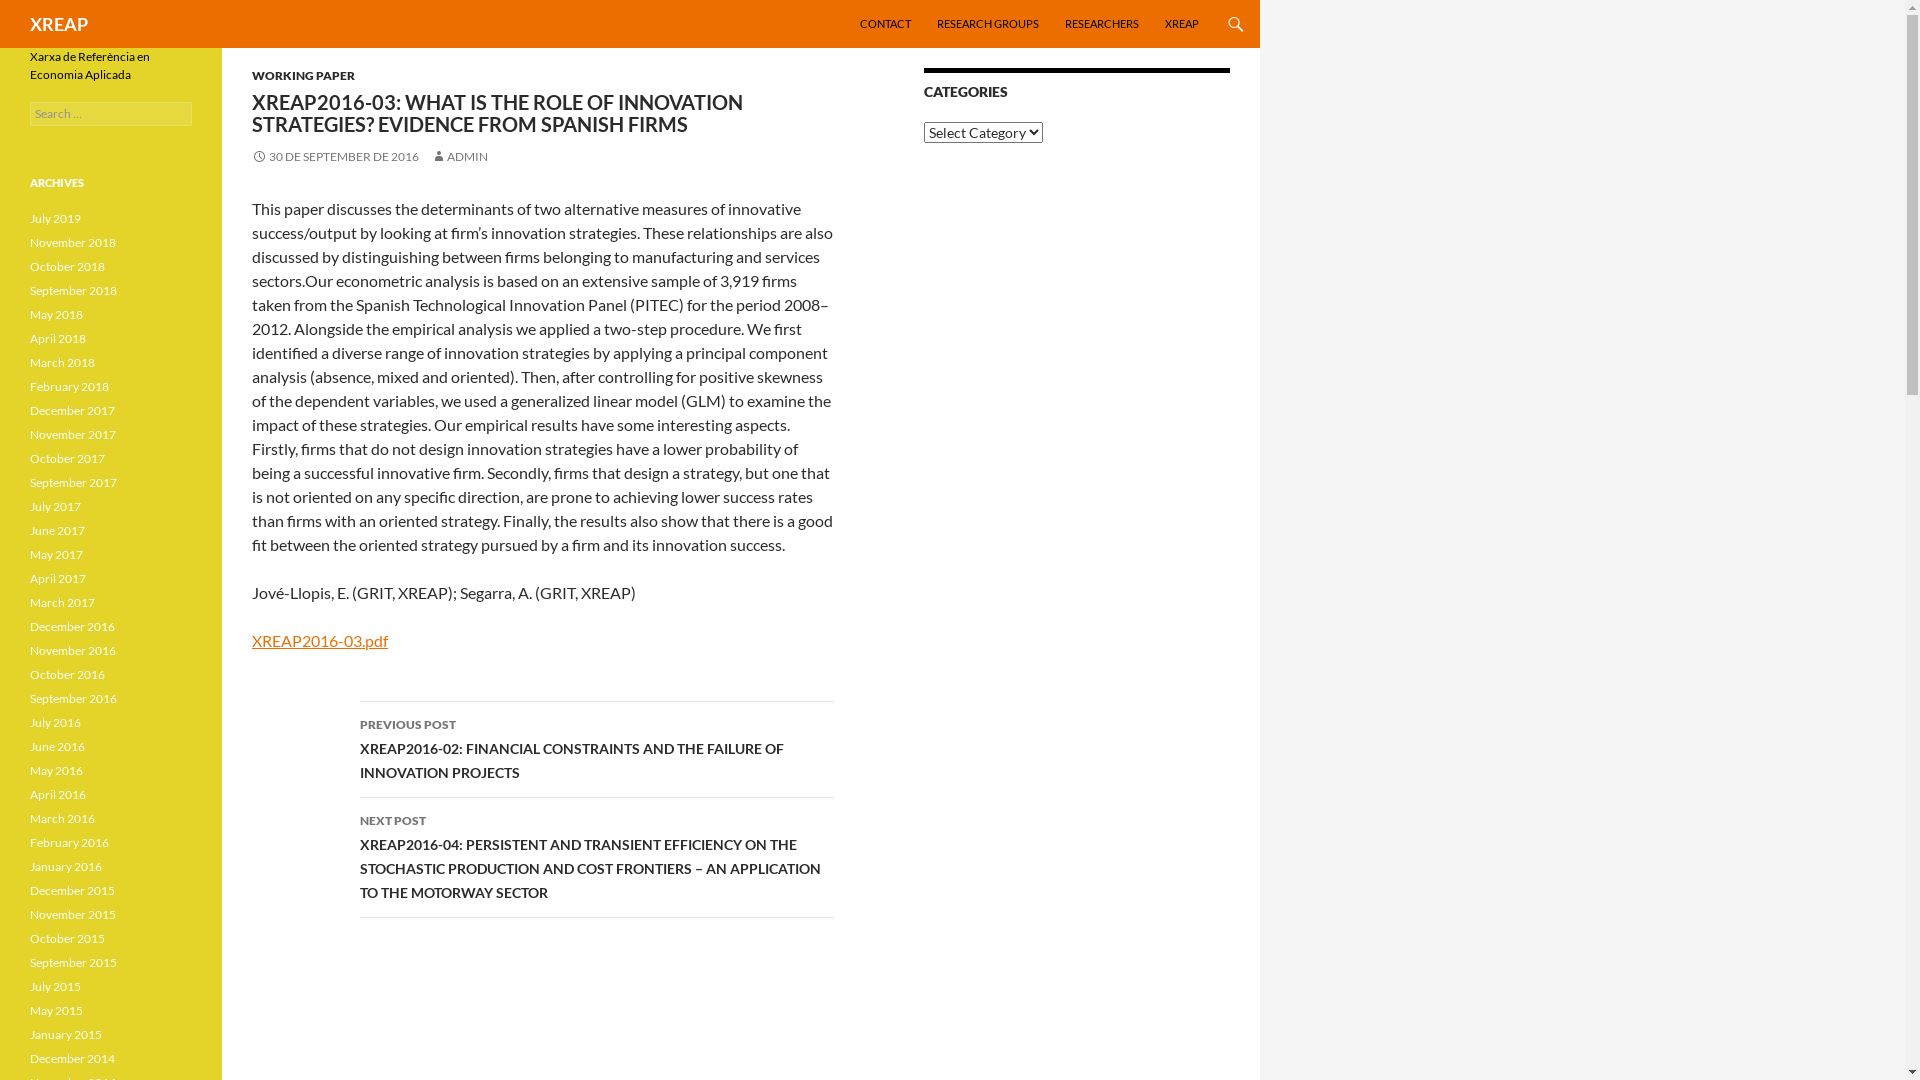 The width and height of the screenshot is (1920, 1080). What do you see at coordinates (72, 625) in the screenshot?
I see `'December 2016'` at bounding box center [72, 625].